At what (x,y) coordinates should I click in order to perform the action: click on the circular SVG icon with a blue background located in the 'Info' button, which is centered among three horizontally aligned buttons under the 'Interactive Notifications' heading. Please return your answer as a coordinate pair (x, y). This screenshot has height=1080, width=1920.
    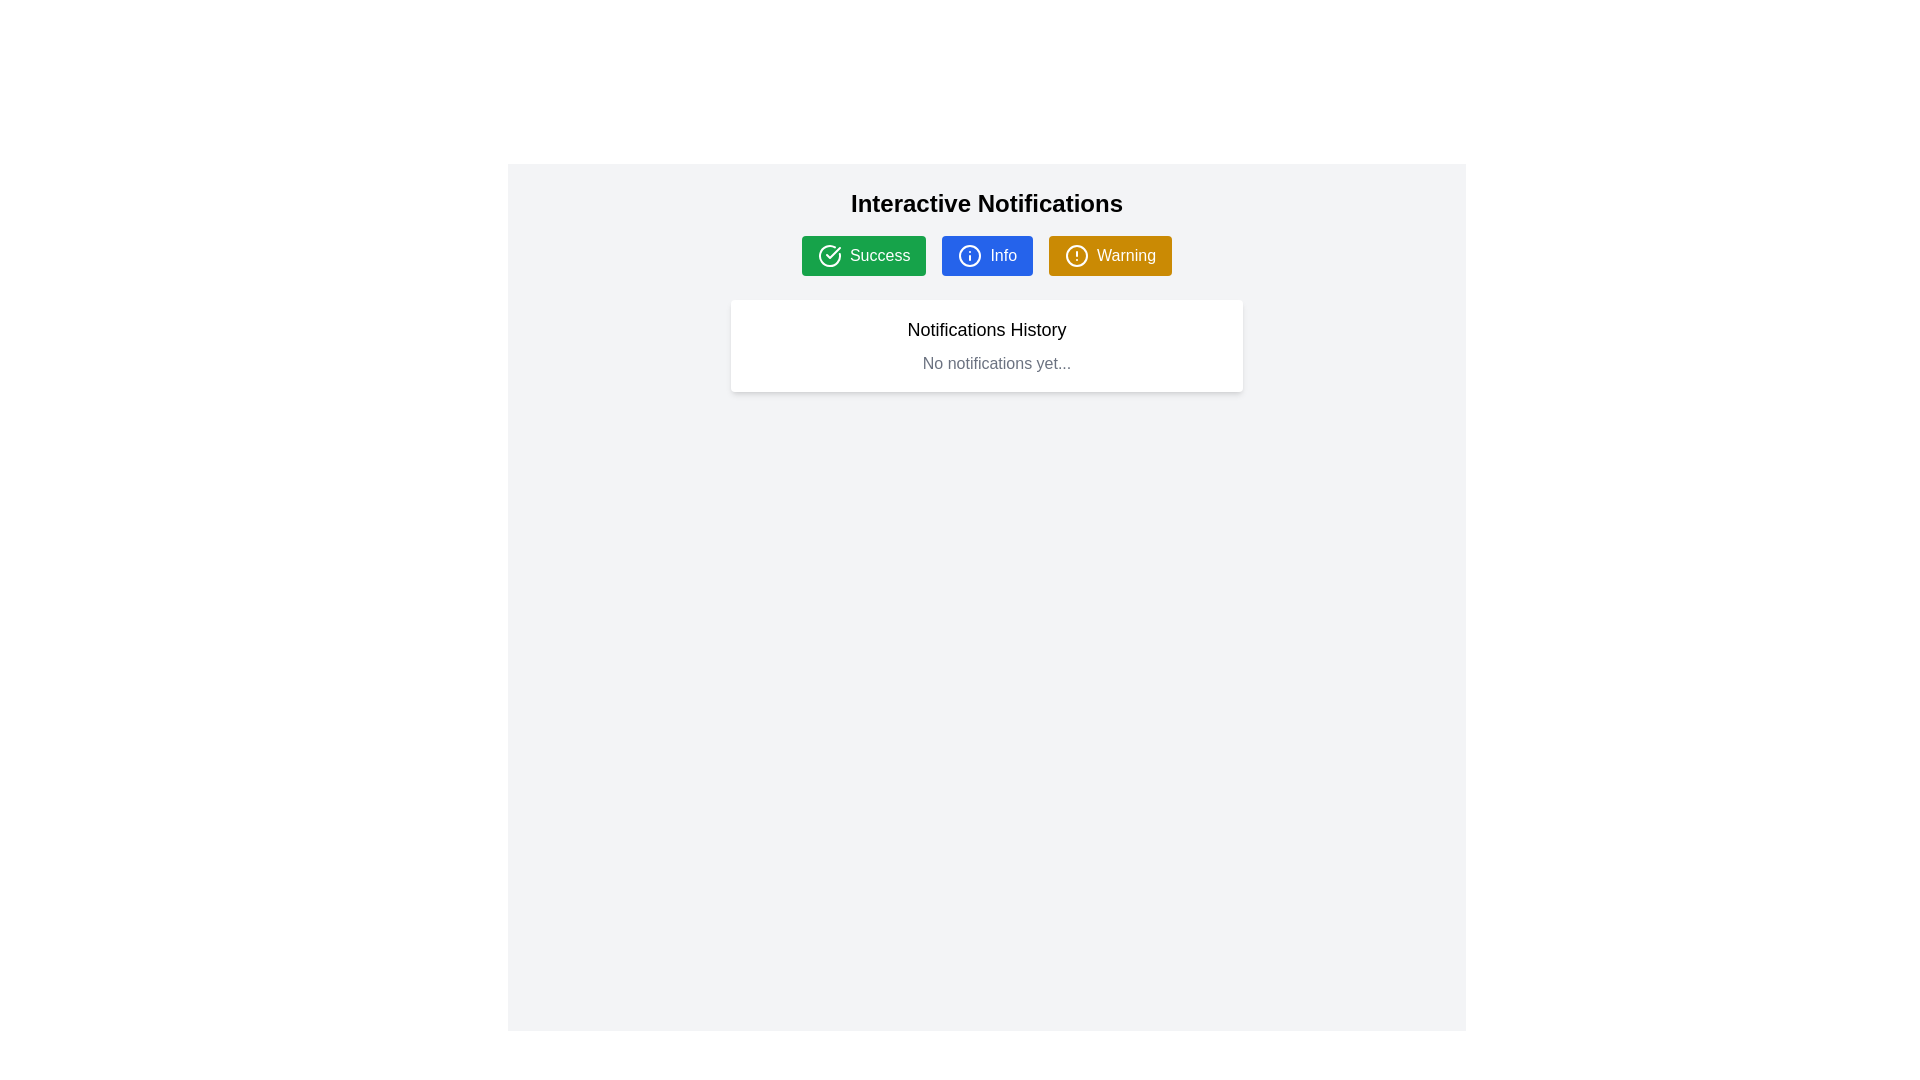
    Looking at the image, I should click on (970, 254).